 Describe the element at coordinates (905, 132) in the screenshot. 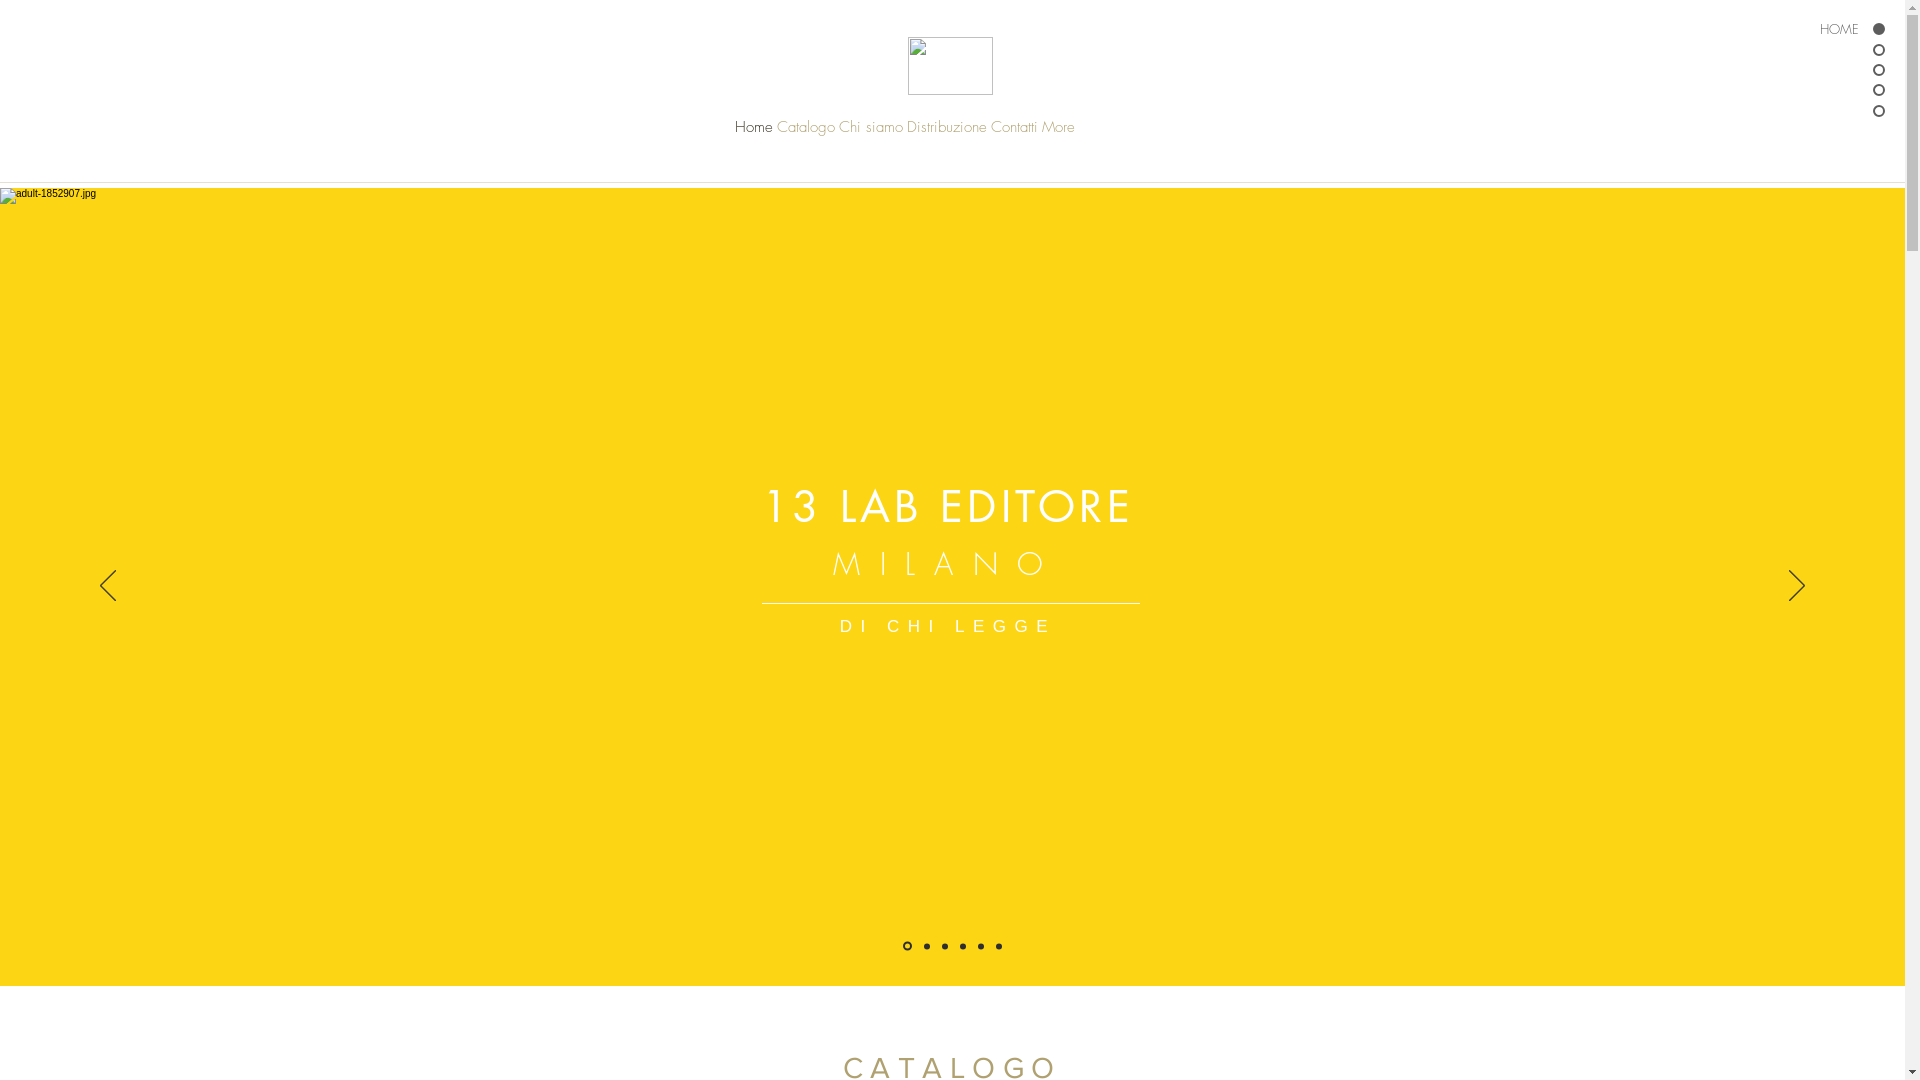

I see `'Distribuzione'` at that location.